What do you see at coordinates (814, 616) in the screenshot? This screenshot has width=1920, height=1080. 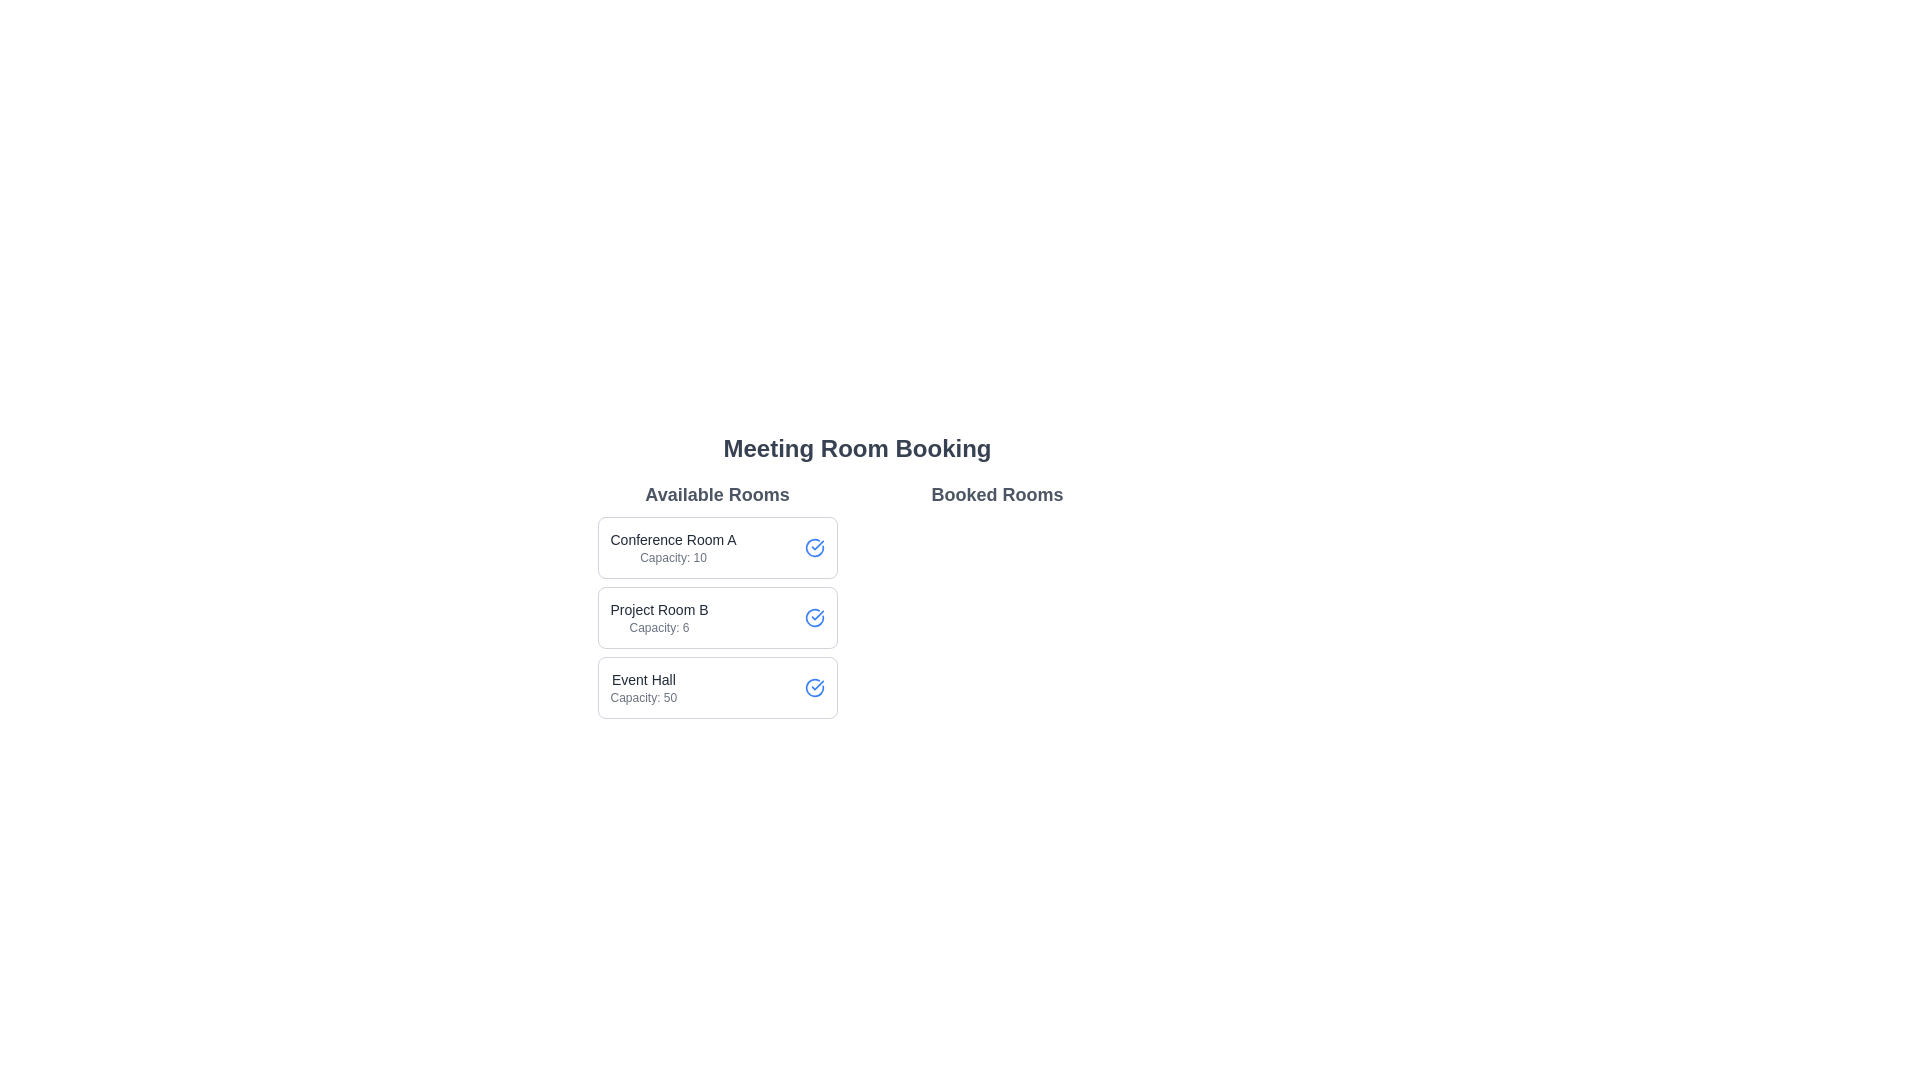 I see `the status icon for 'Project Room B', which is represented by a checkmark inside a circle` at bounding box center [814, 616].